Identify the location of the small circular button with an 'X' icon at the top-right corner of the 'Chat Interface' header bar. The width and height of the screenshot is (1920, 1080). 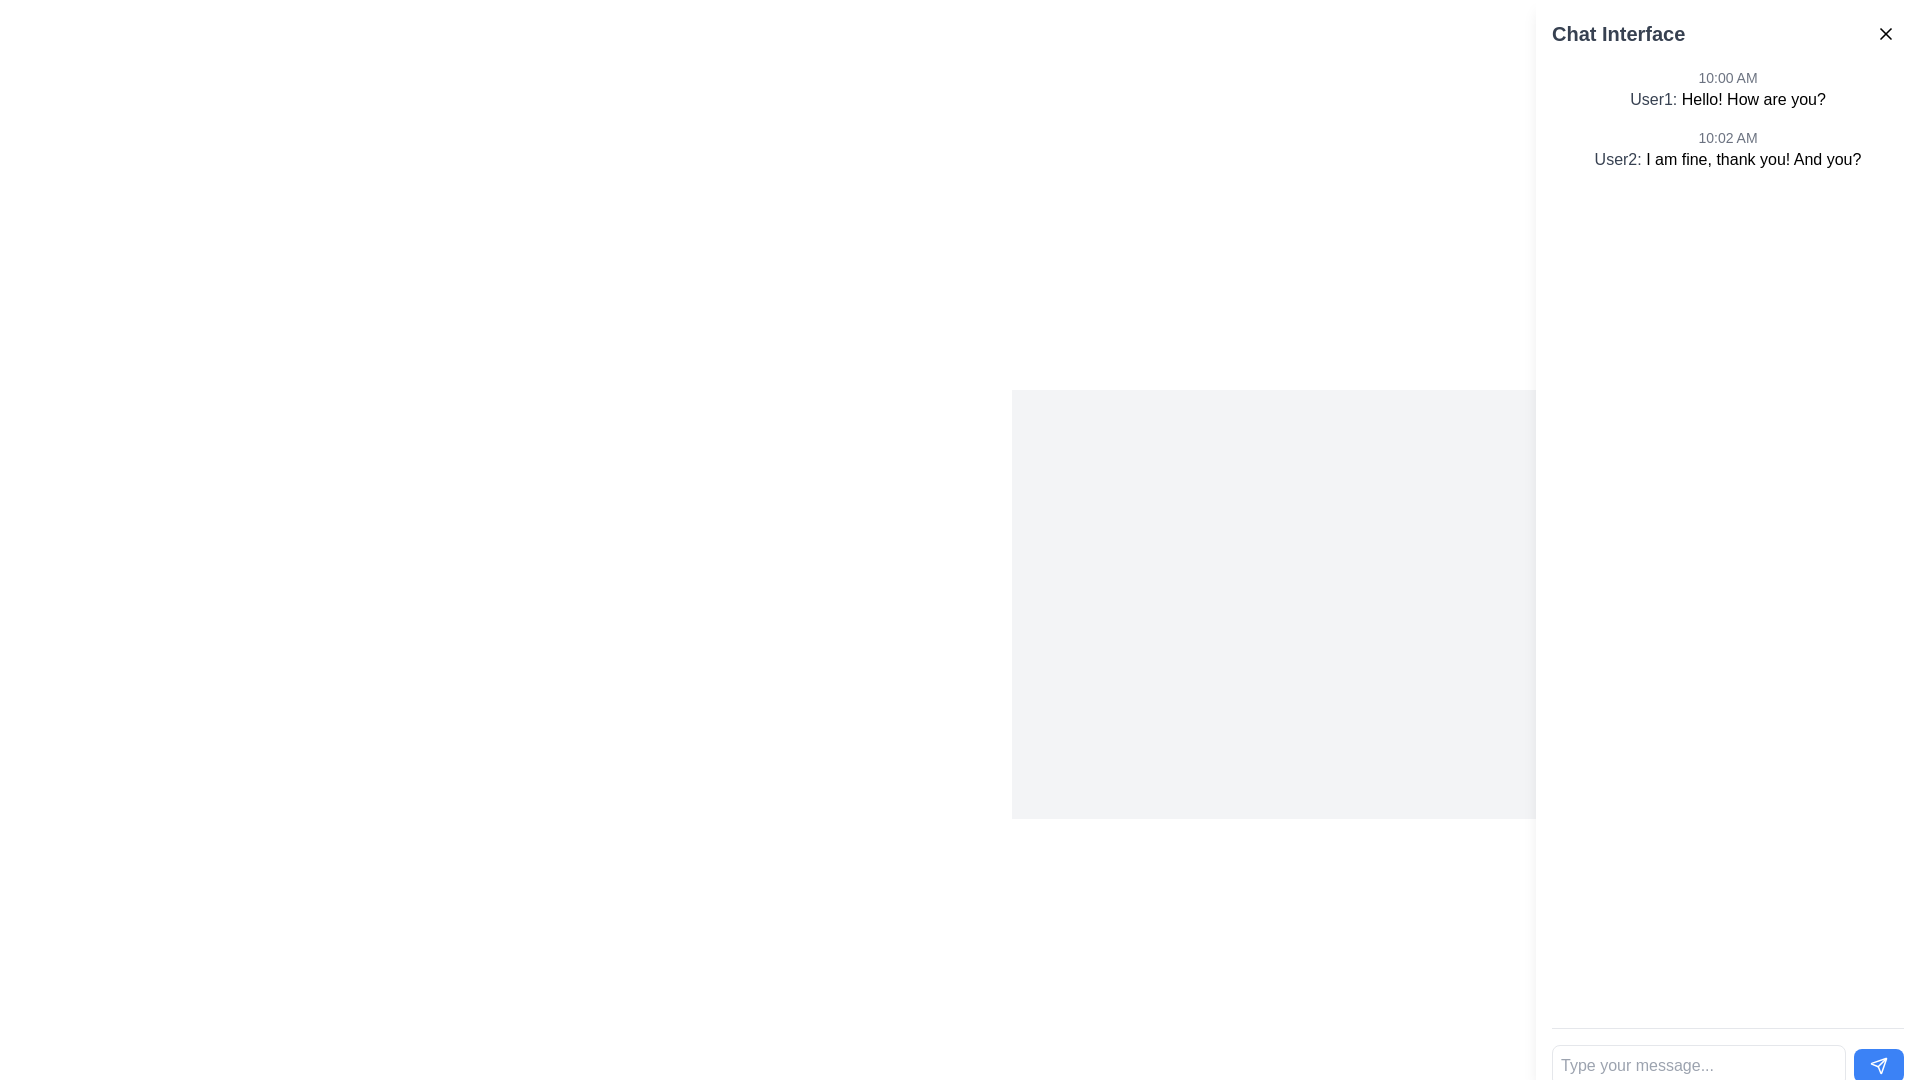
(1885, 34).